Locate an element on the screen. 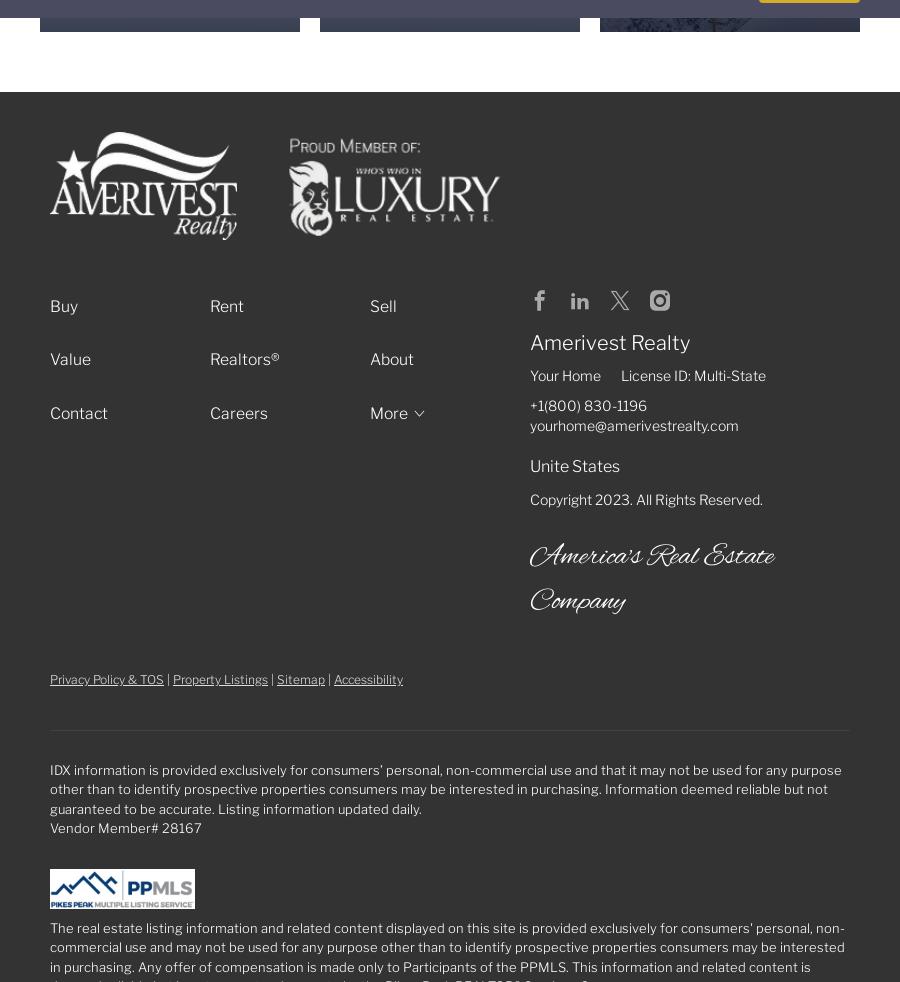 The height and width of the screenshot is (982, 900). 'America's Real Estate Company' is located at coordinates (651, 577).